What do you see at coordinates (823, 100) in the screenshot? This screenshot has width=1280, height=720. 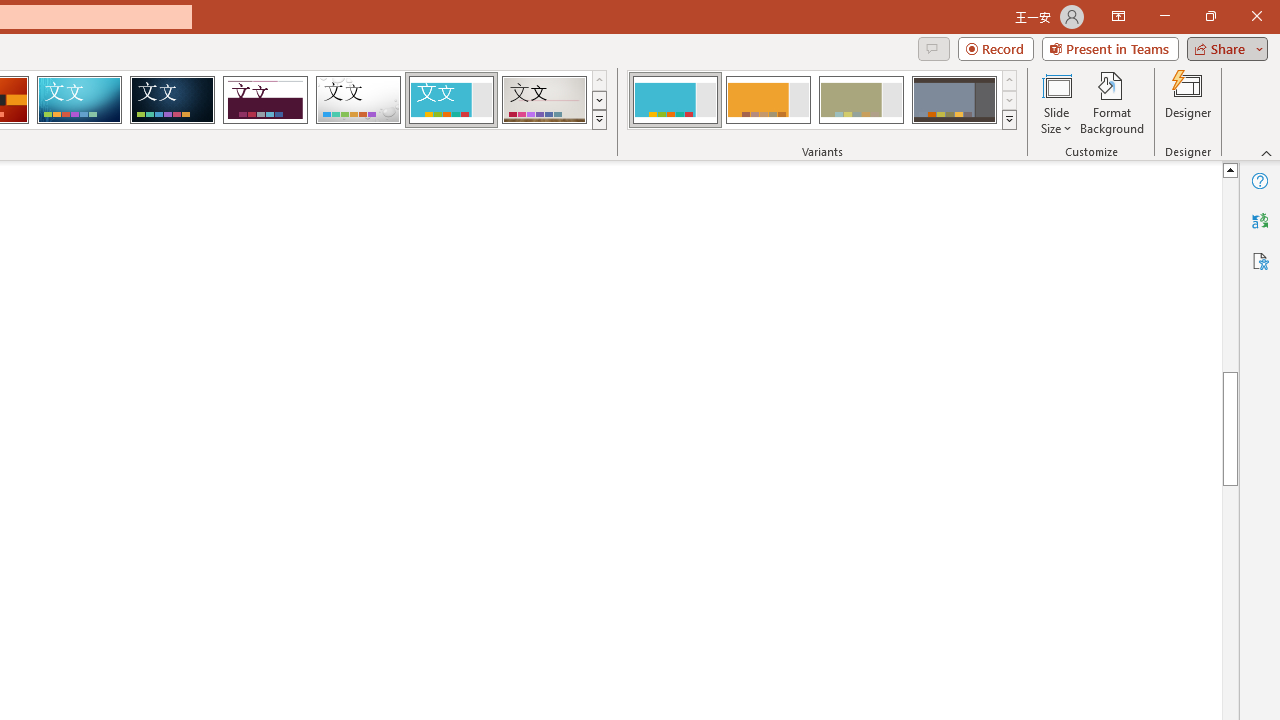 I see `'AutomationID: ThemeVariantsGallery'` at bounding box center [823, 100].